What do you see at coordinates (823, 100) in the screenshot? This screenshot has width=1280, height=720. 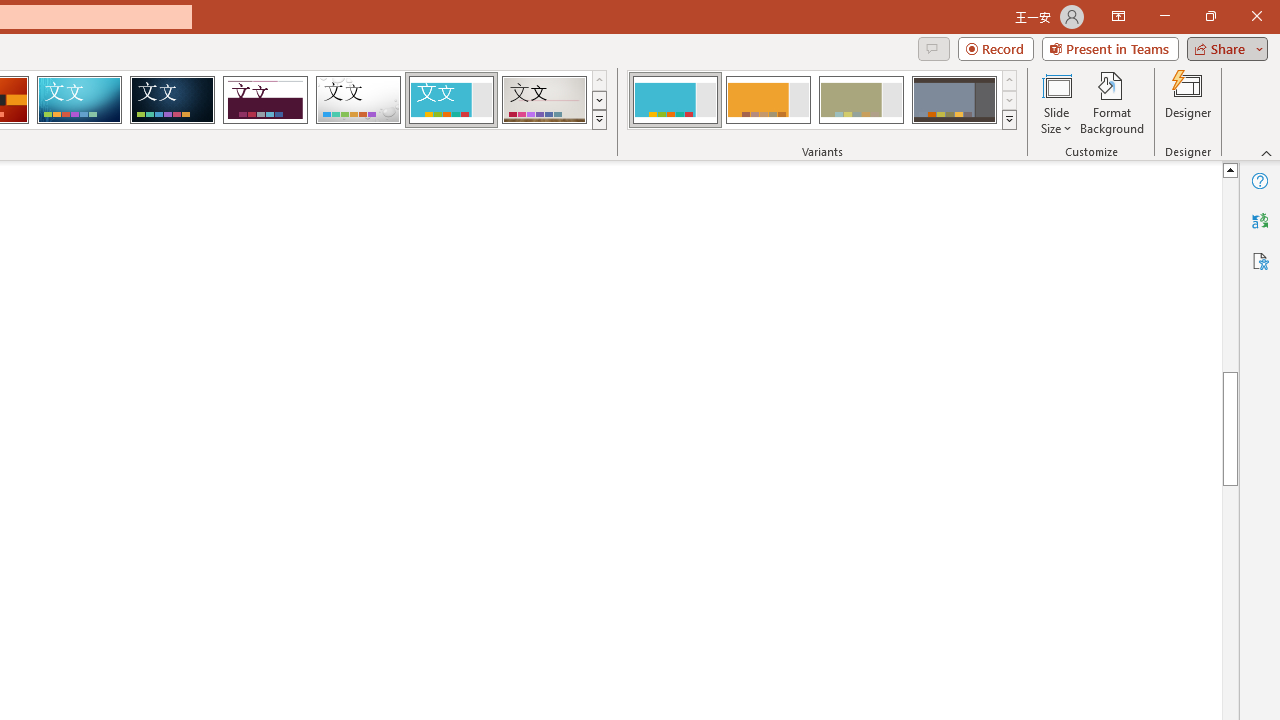 I see `'AutomationID: ThemeVariantsGallery'` at bounding box center [823, 100].